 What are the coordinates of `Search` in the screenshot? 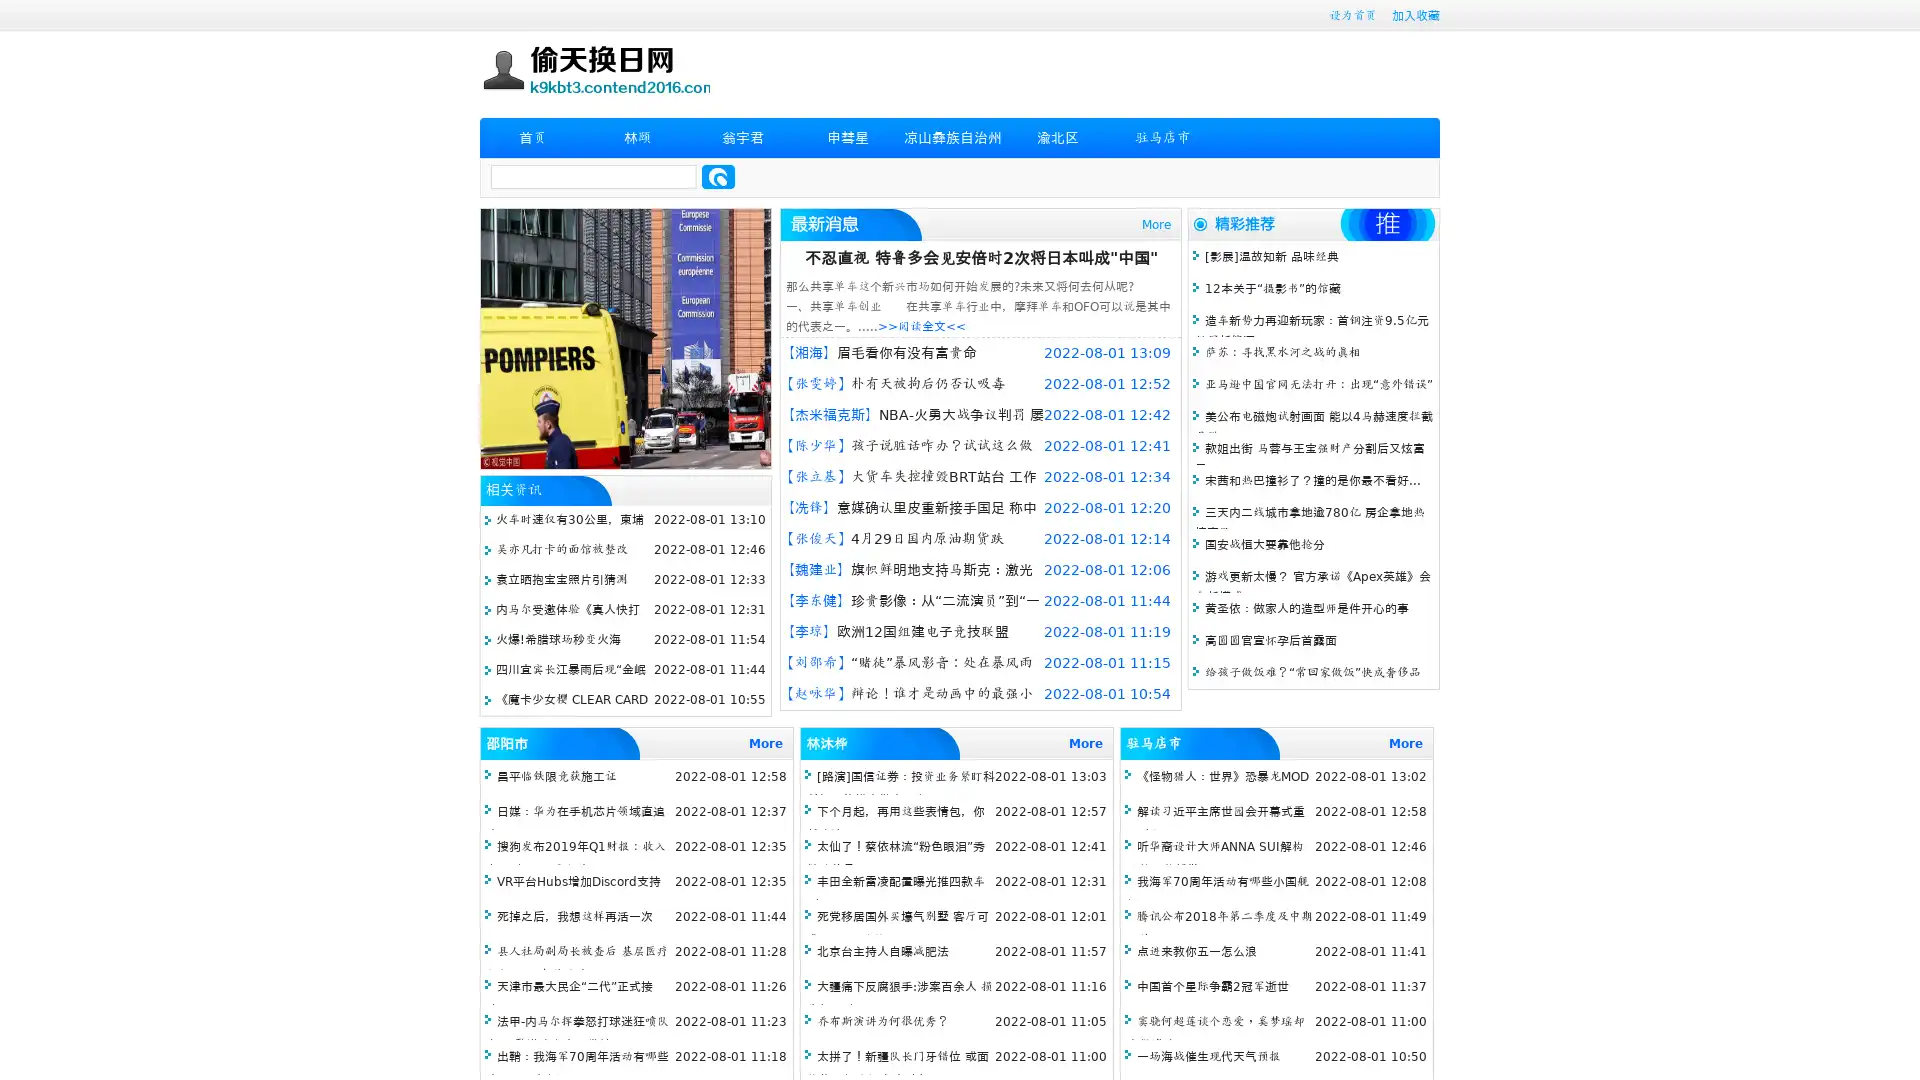 It's located at (718, 176).